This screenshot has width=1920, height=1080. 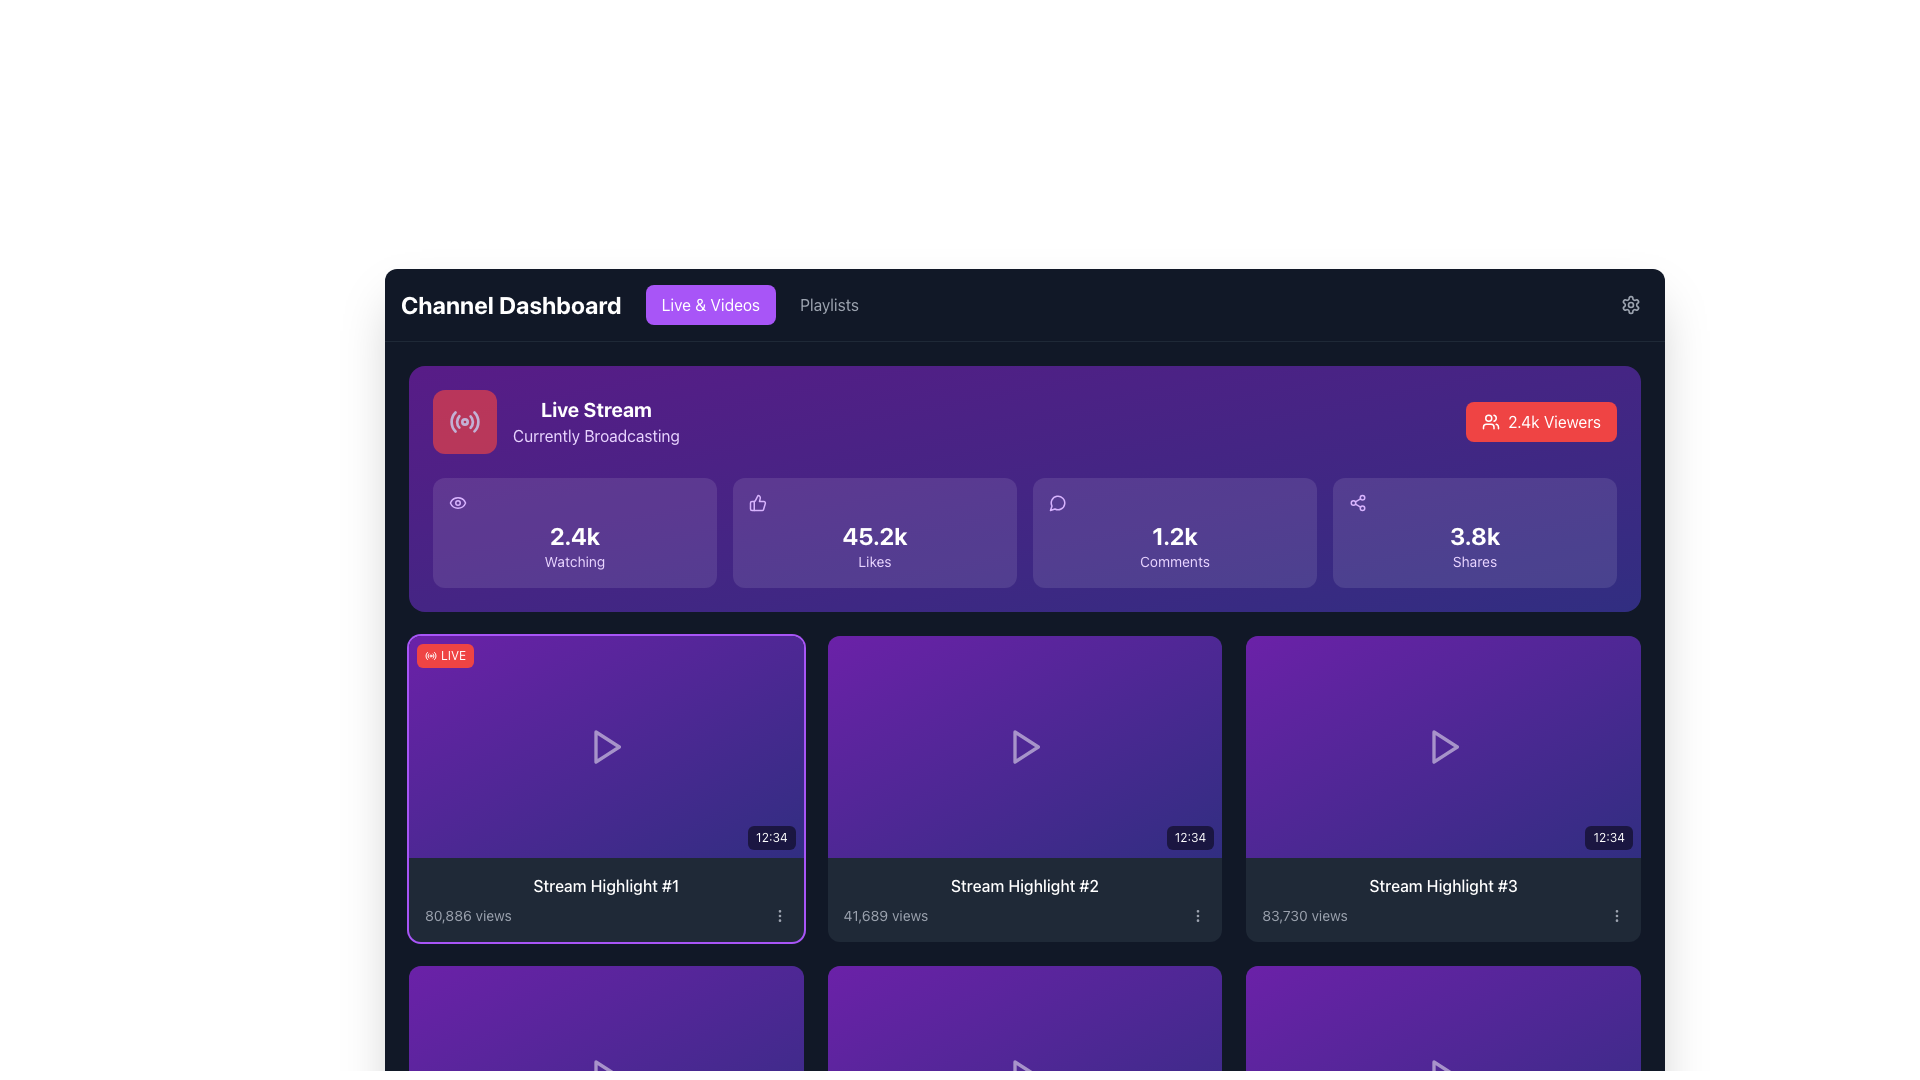 What do you see at coordinates (1024, 747) in the screenshot?
I see `the play button icon located in the second tile of the second row of video highlights for keyboard actions` at bounding box center [1024, 747].